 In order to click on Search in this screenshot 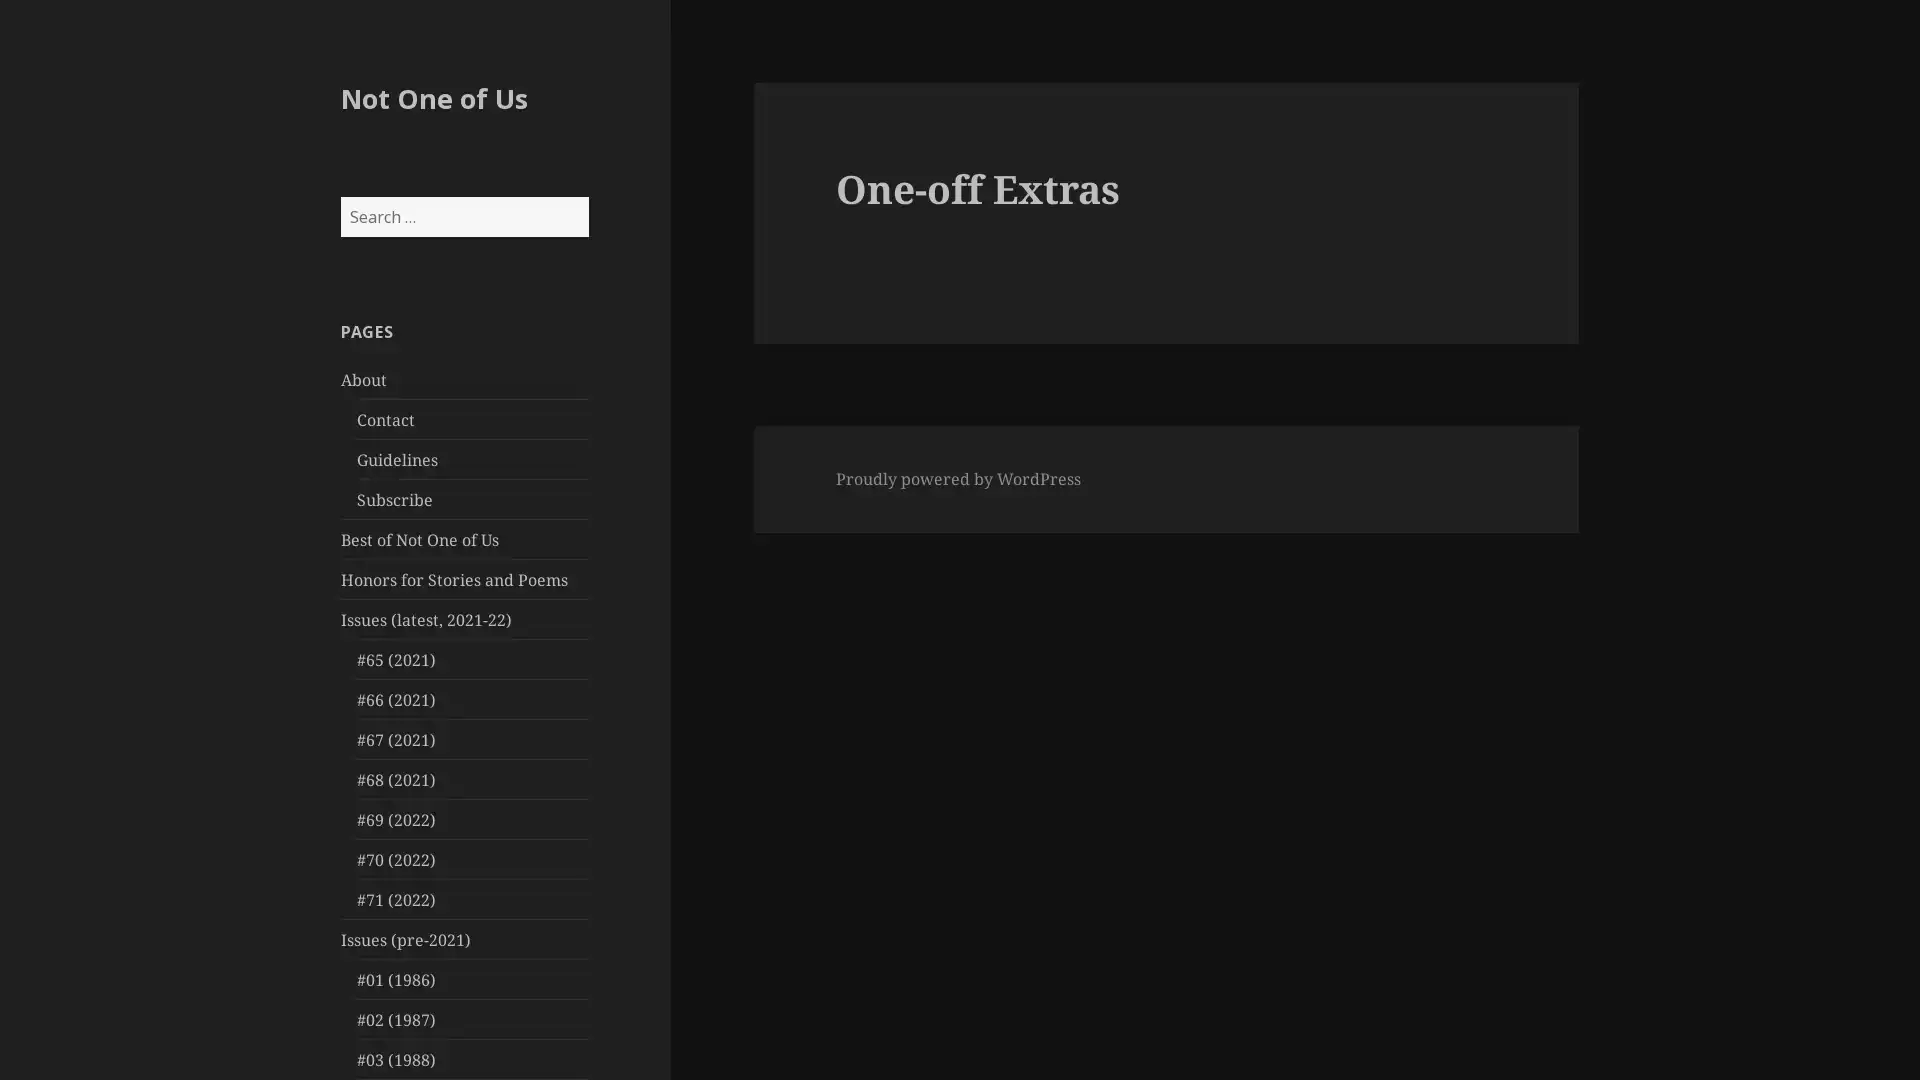, I will do `click(586, 196)`.